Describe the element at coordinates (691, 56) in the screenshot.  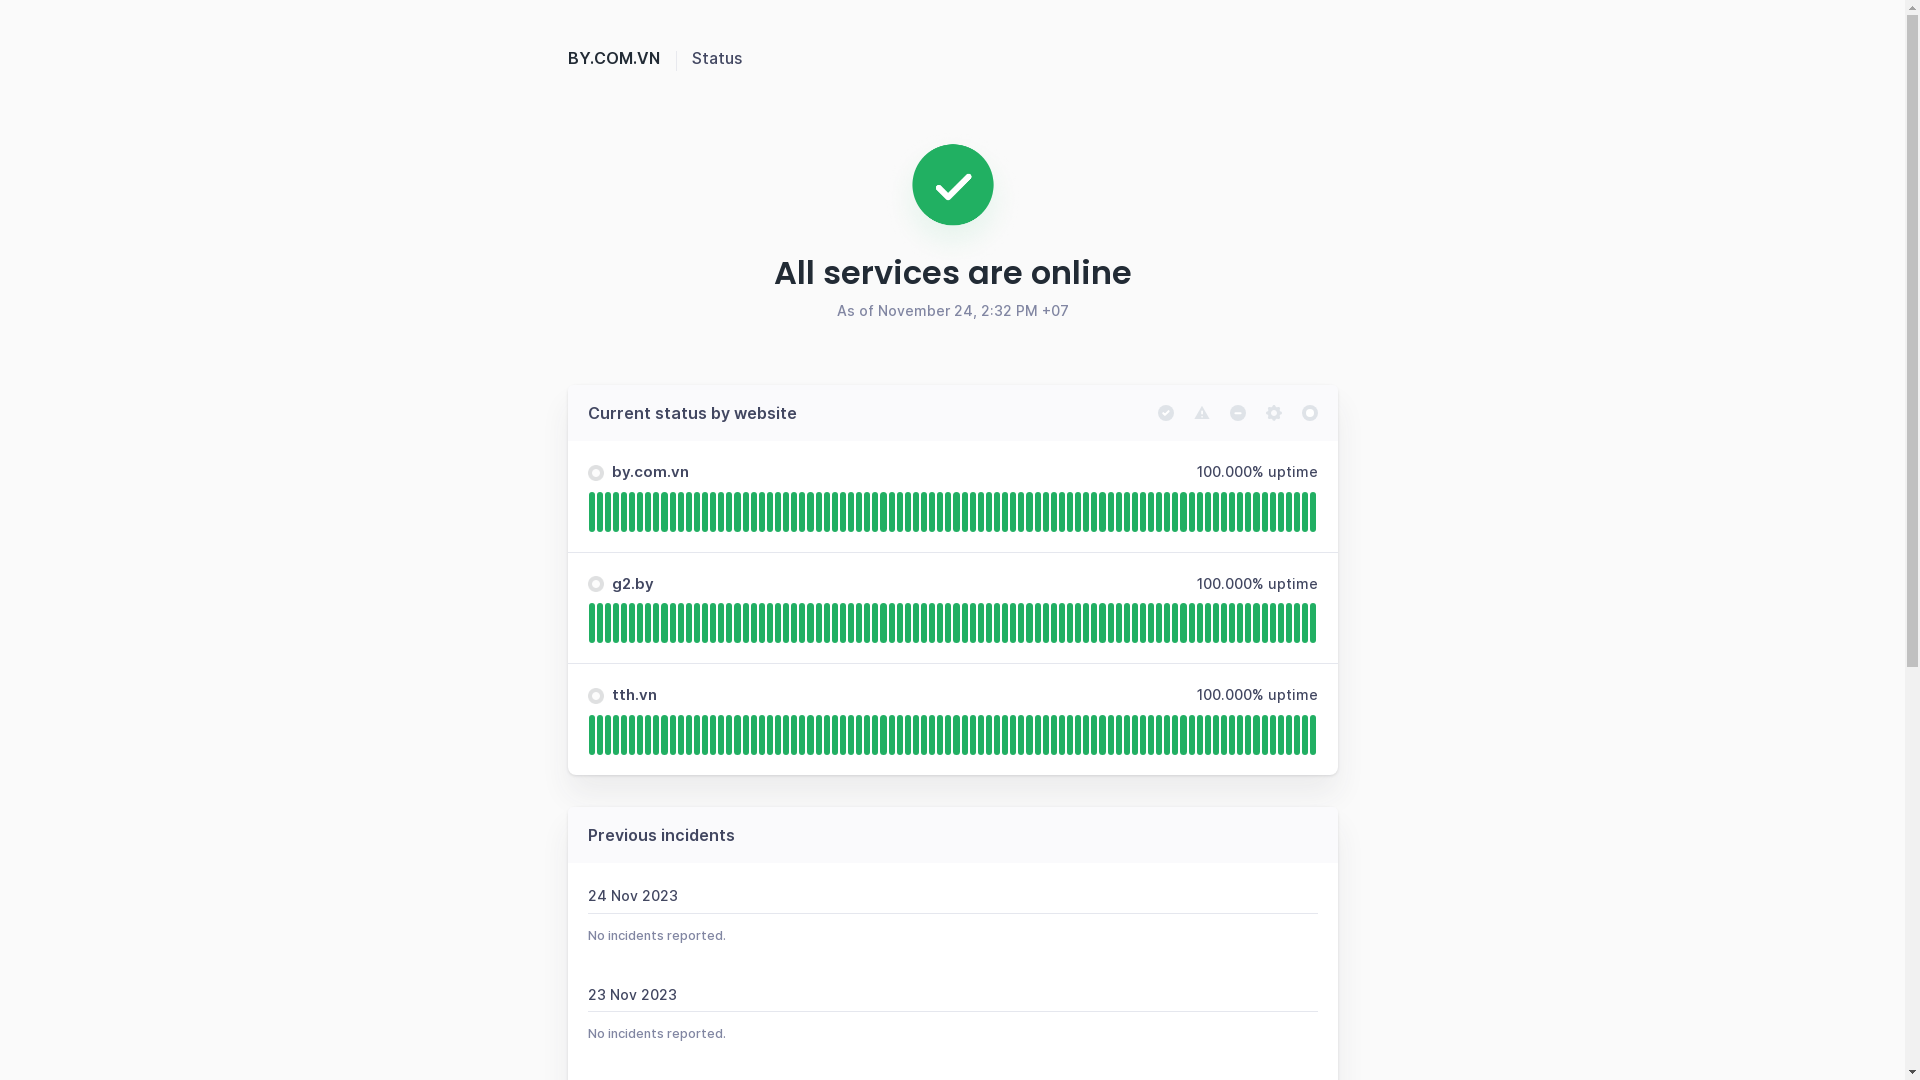
I see `'Status'` at that location.